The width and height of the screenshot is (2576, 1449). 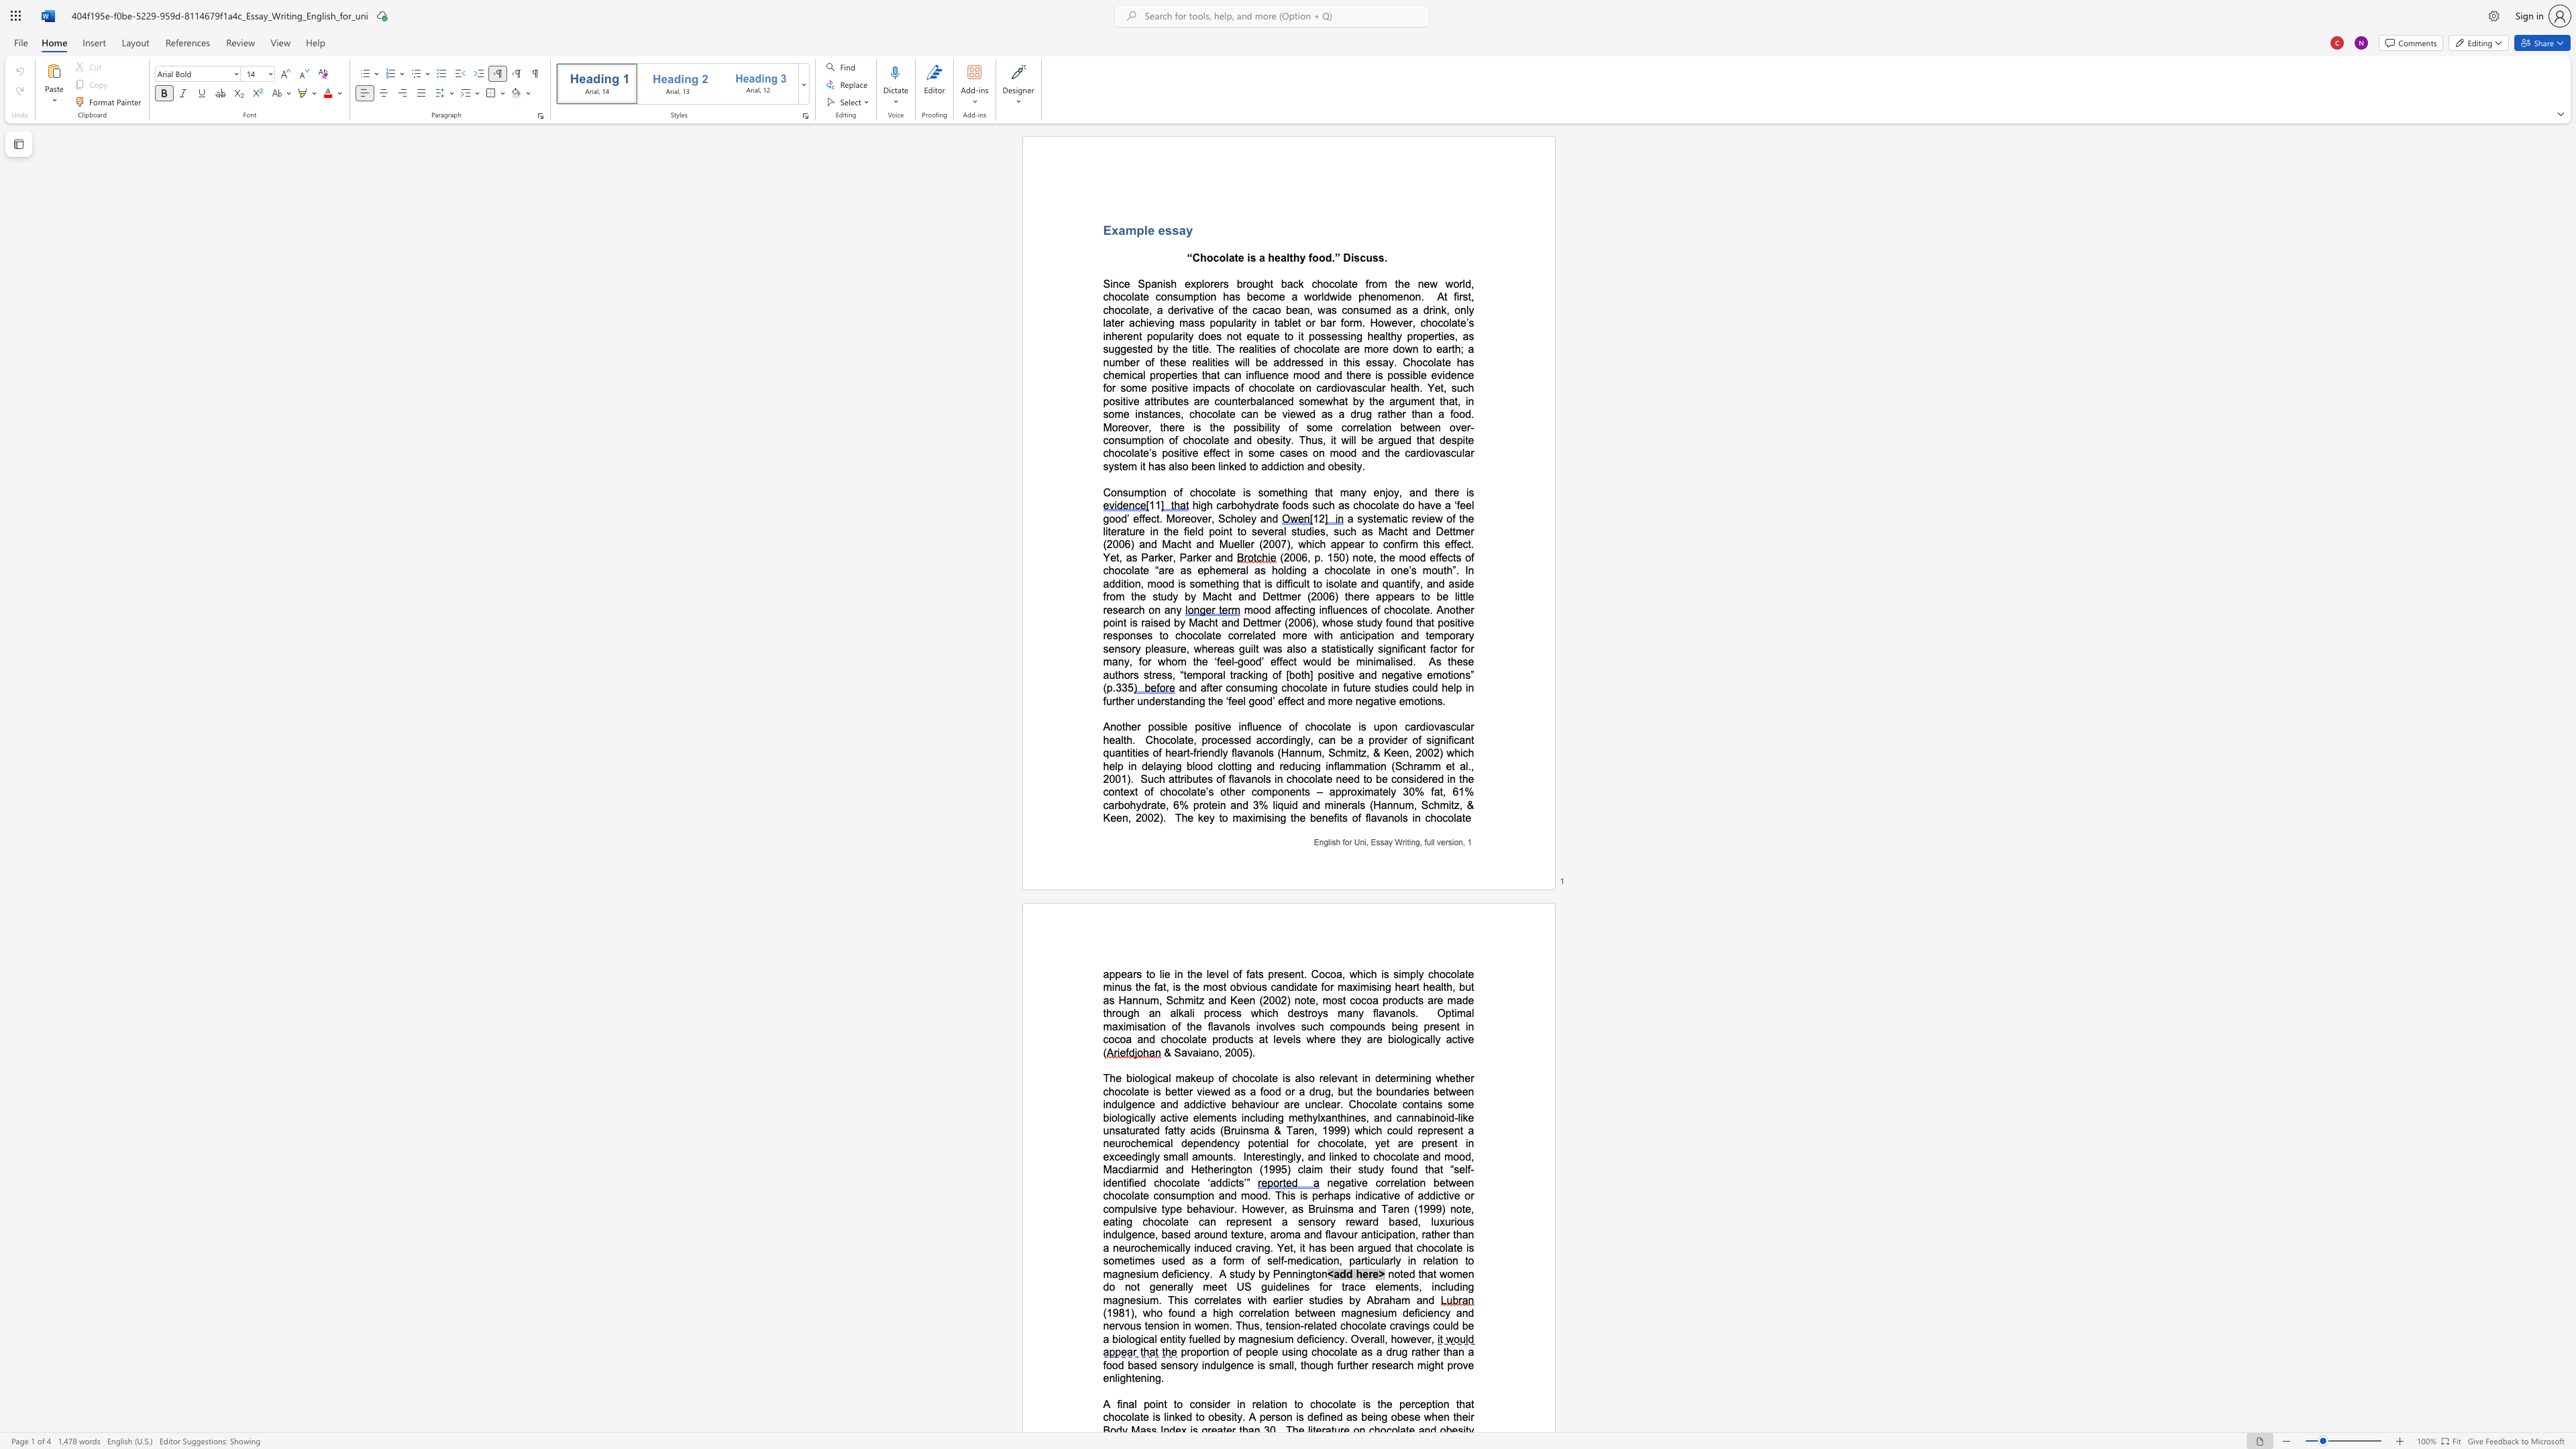 I want to click on the subset text "ove enligh" within the text "proportion of people using chocolate as a drug rather than a food based sensory indulgence is small, though further research might prove enlightening.", so click(x=1456, y=1364).